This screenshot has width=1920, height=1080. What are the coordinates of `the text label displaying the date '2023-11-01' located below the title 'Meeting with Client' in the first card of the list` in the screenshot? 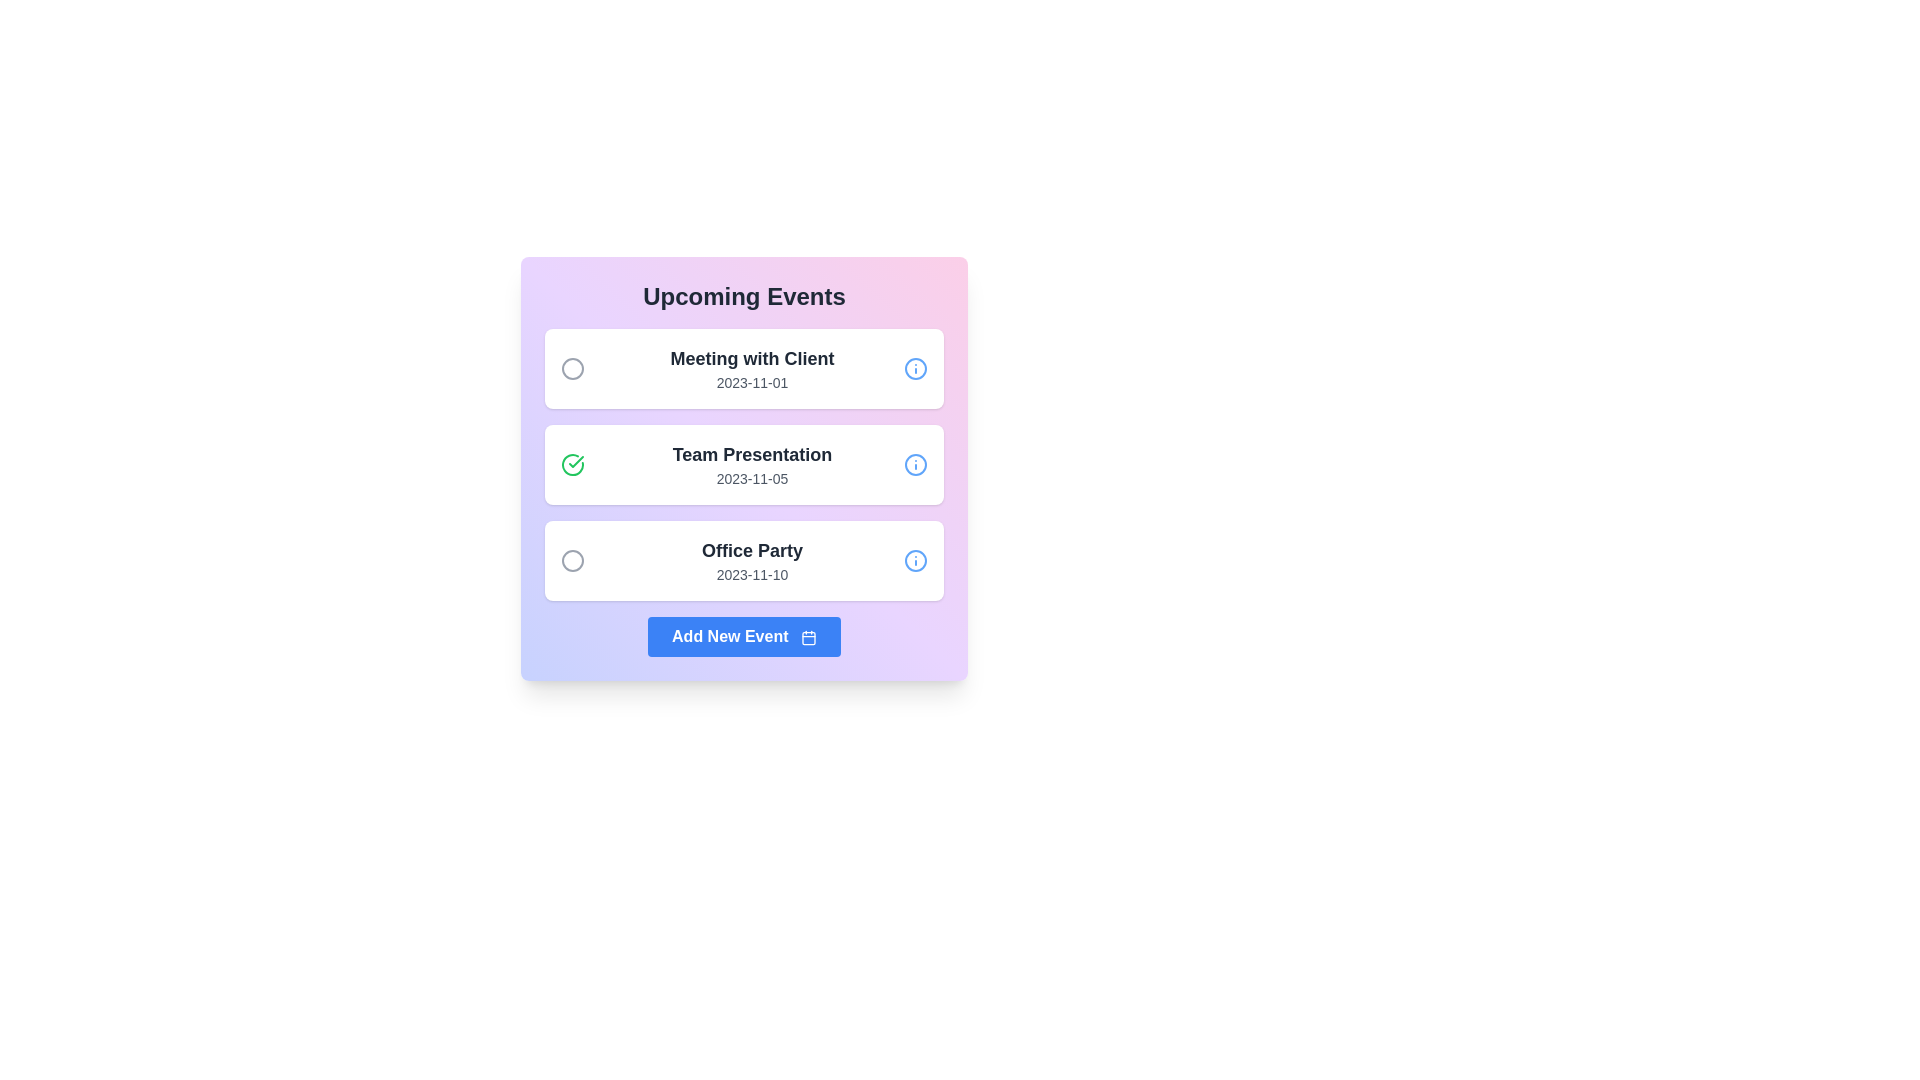 It's located at (751, 382).